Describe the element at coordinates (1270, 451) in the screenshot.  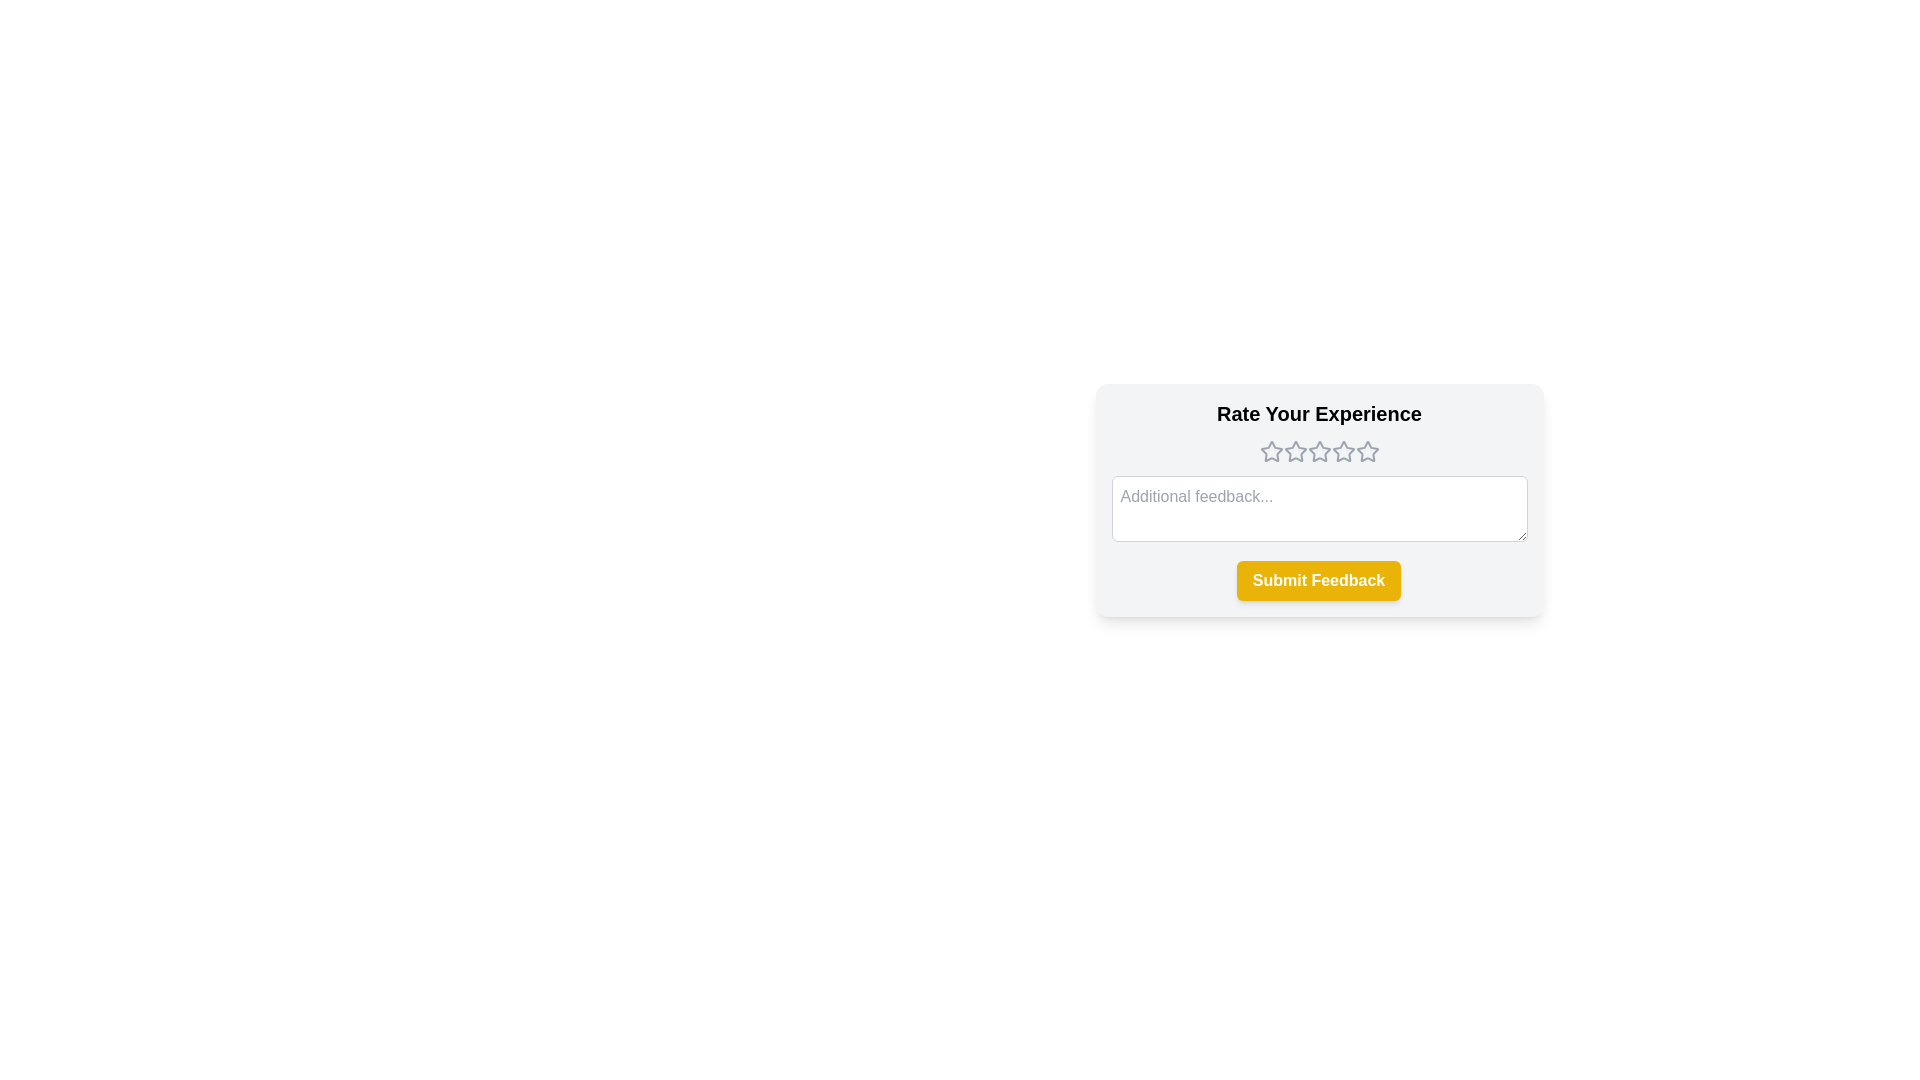
I see `the star icon that serves as a one-star rating in the 'Rate Your Experience' section of the interface` at that location.